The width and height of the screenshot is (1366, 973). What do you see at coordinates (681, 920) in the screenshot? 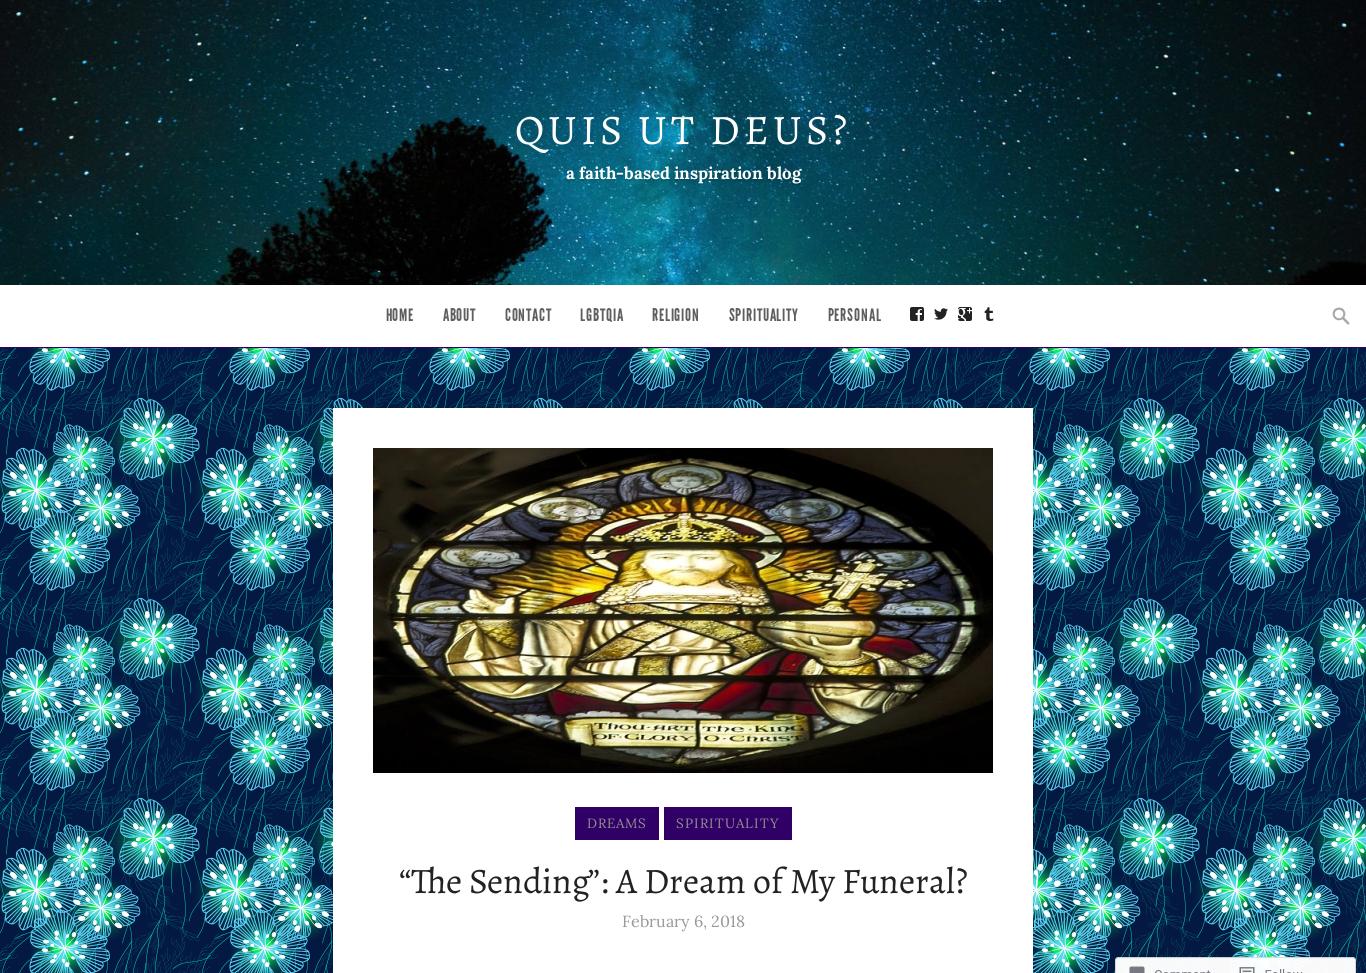
I see `'February 6, 2018'` at bounding box center [681, 920].